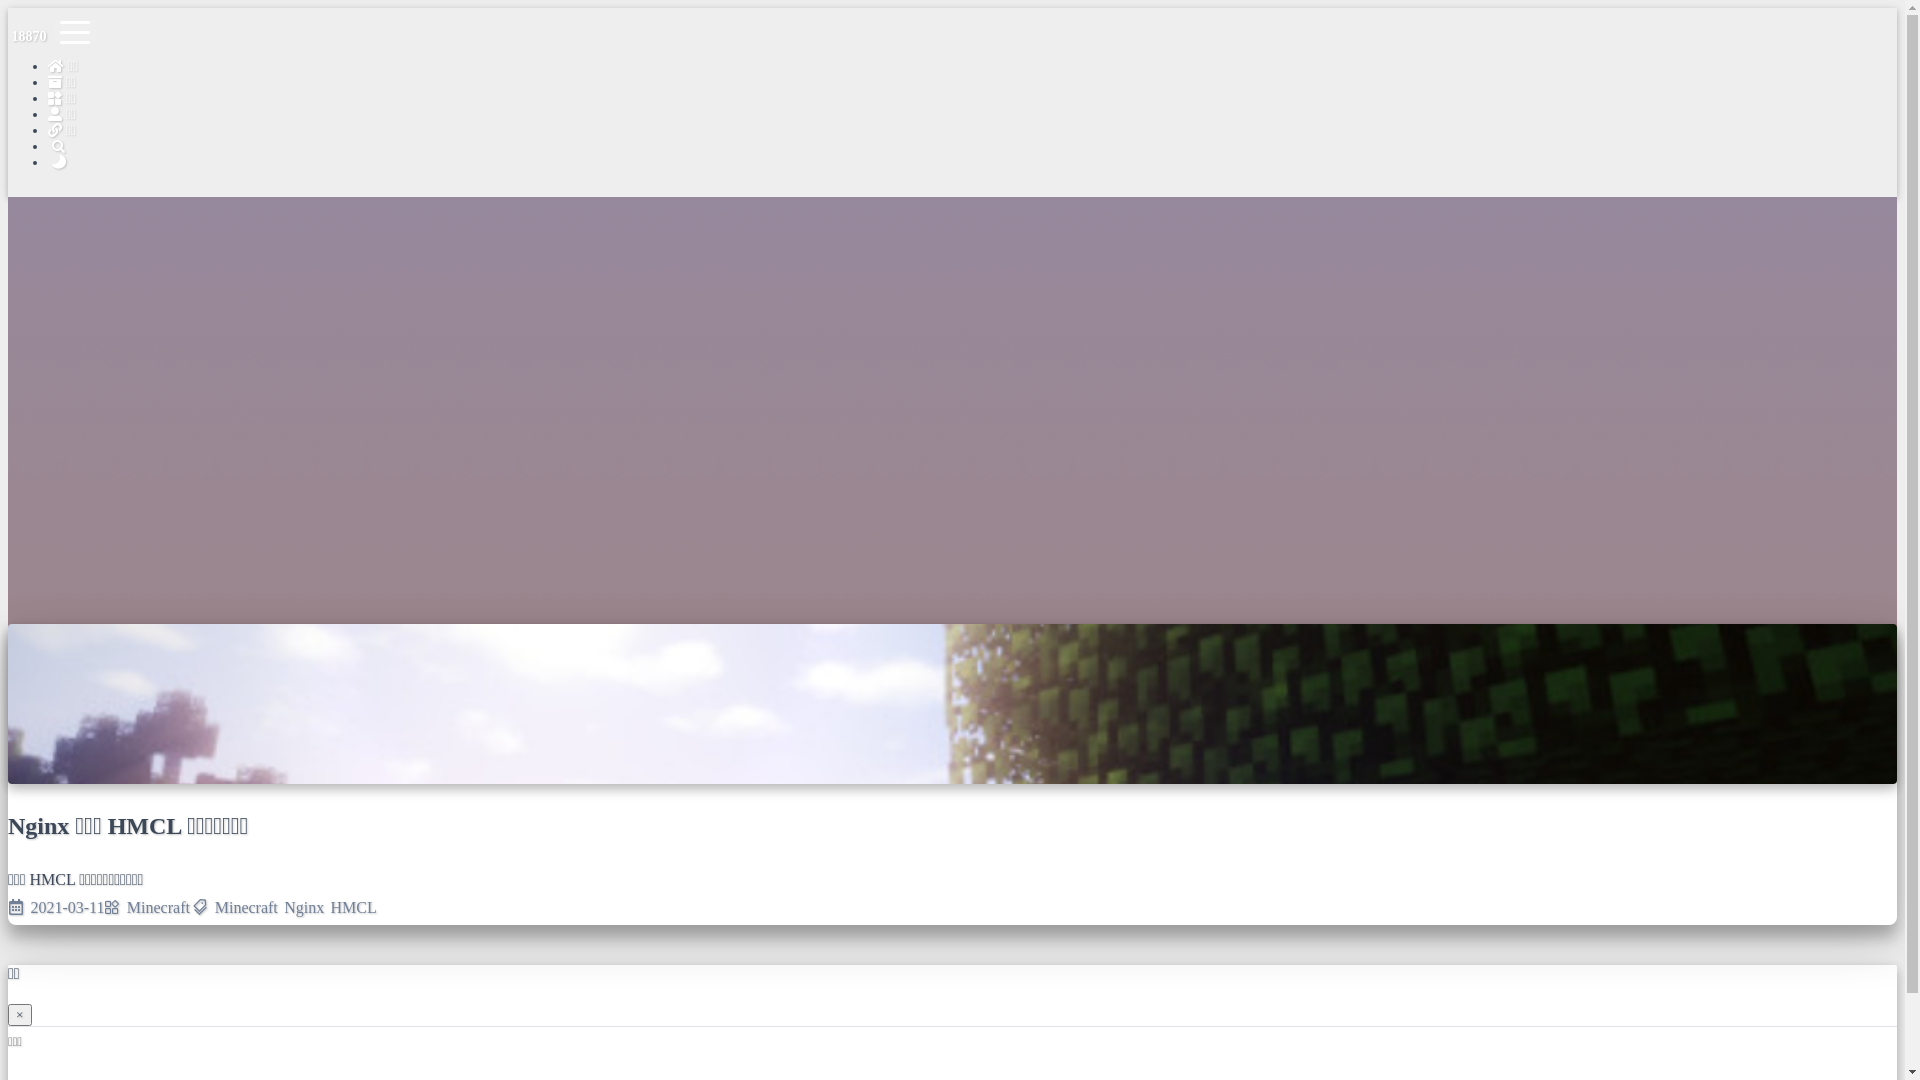  Describe the element at coordinates (302, 907) in the screenshot. I see `'Nginx'` at that location.